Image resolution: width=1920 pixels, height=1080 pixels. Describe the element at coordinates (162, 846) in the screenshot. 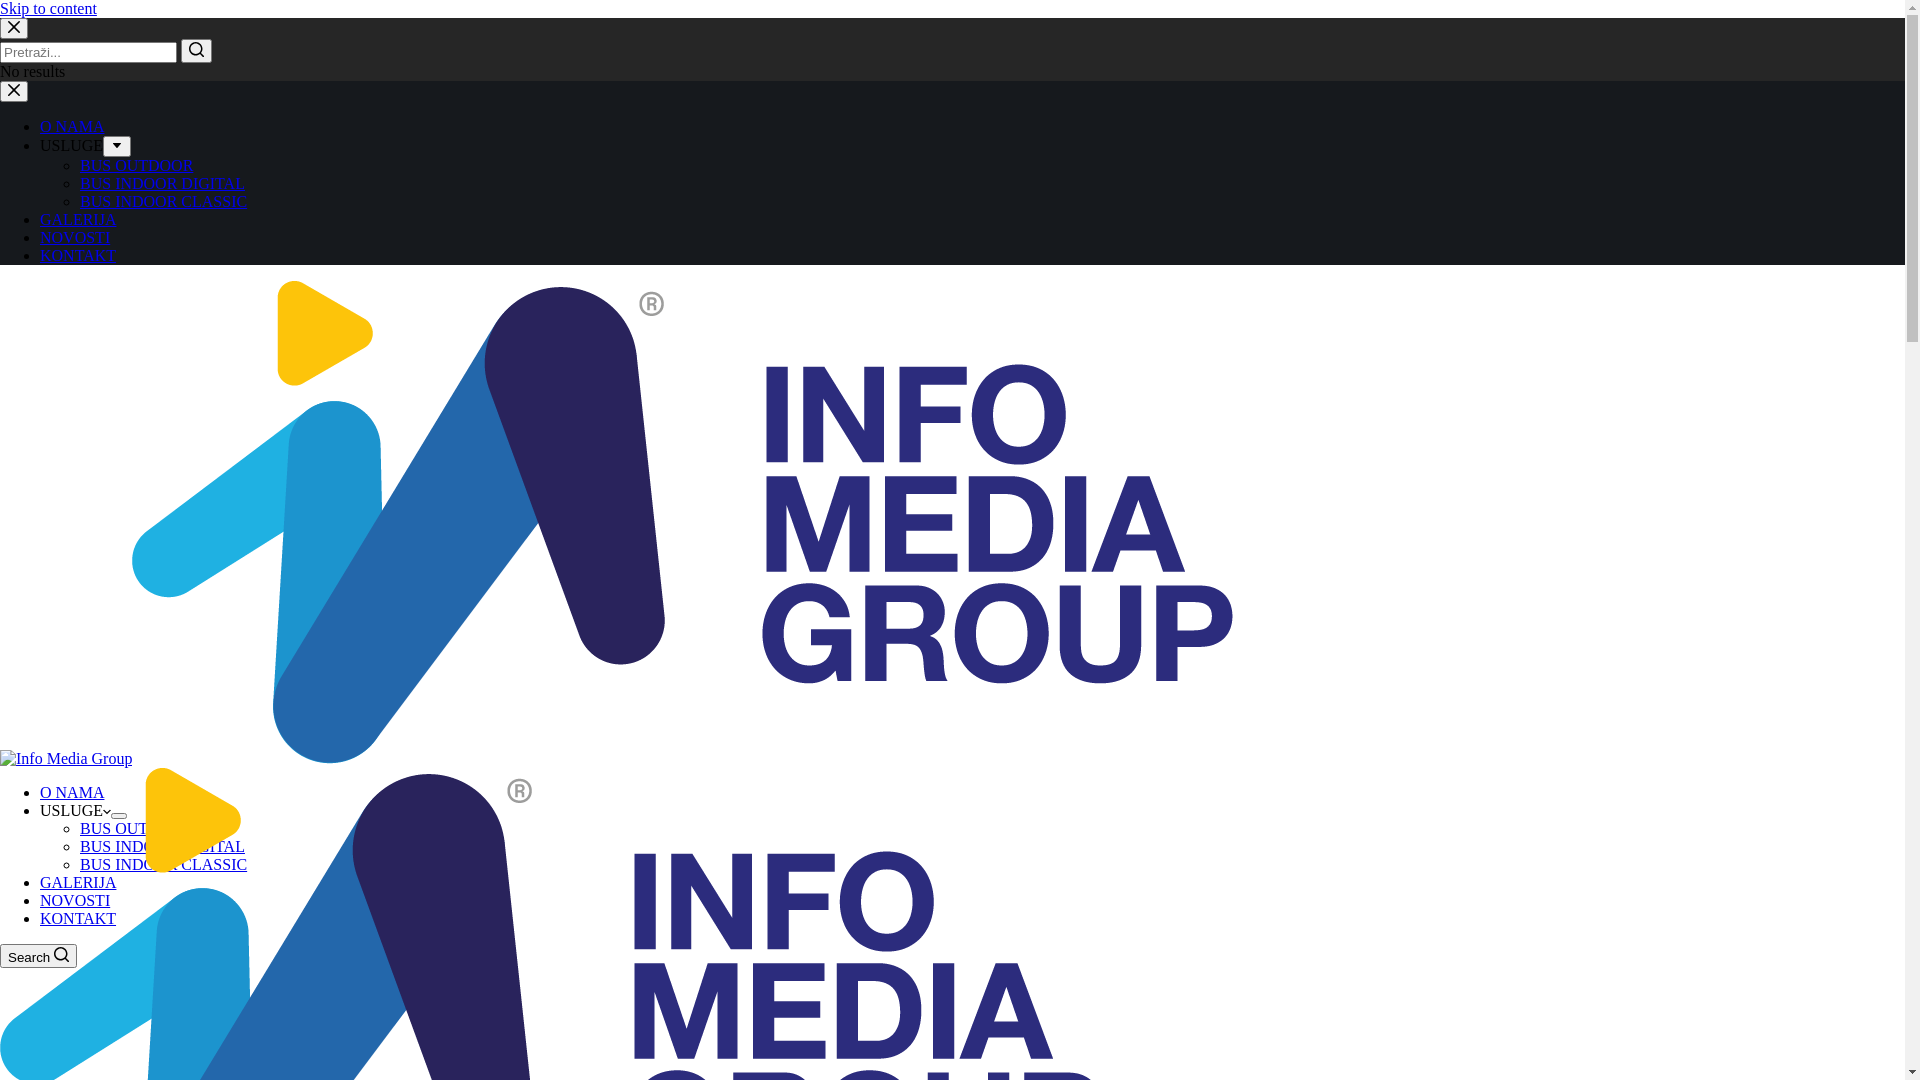

I see `'BUS INDOOR DIGITAL'` at that location.